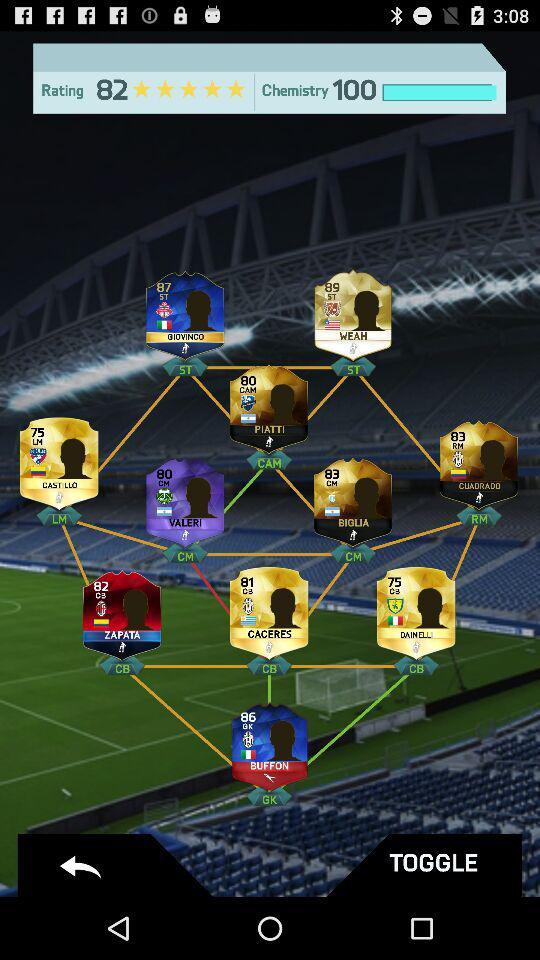 The height and width of the screenshot is (960, 540). What do you see at coordinates (269, 403) in the screenshot?
I see `player with 80 points` at bounding box center [269, 403].